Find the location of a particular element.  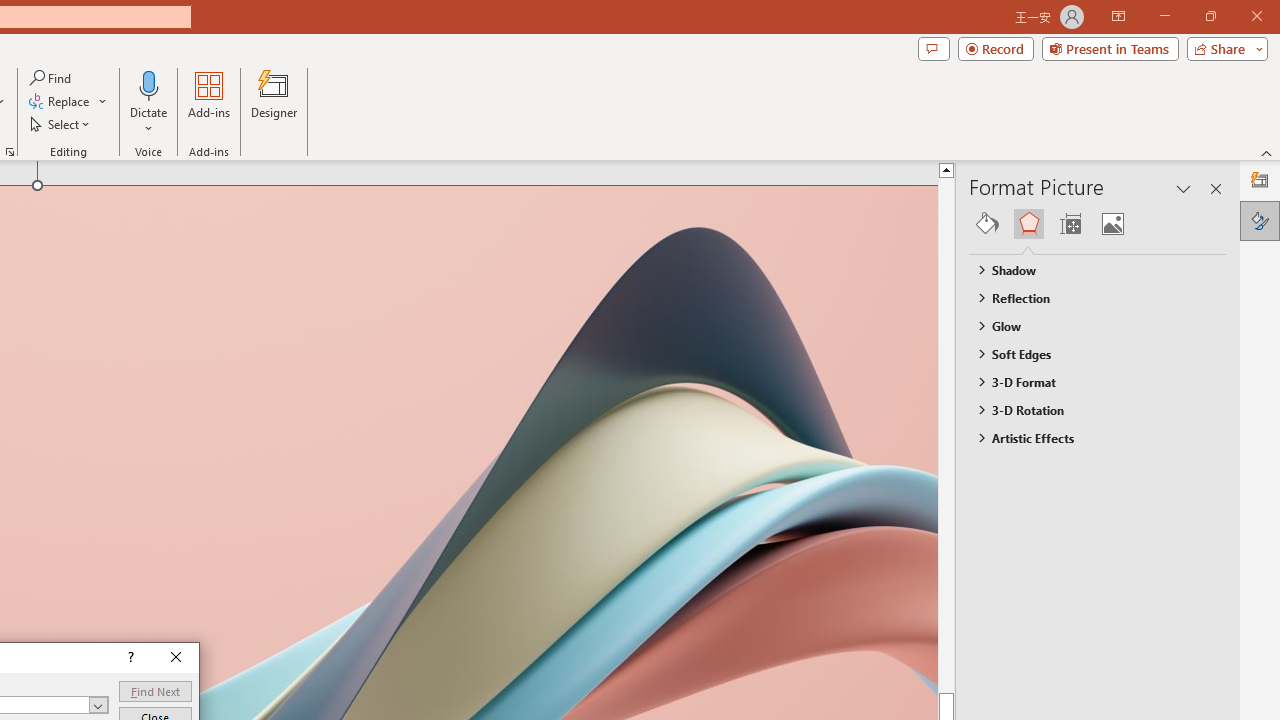

'Find Next' is located at coordinates (154, 690).